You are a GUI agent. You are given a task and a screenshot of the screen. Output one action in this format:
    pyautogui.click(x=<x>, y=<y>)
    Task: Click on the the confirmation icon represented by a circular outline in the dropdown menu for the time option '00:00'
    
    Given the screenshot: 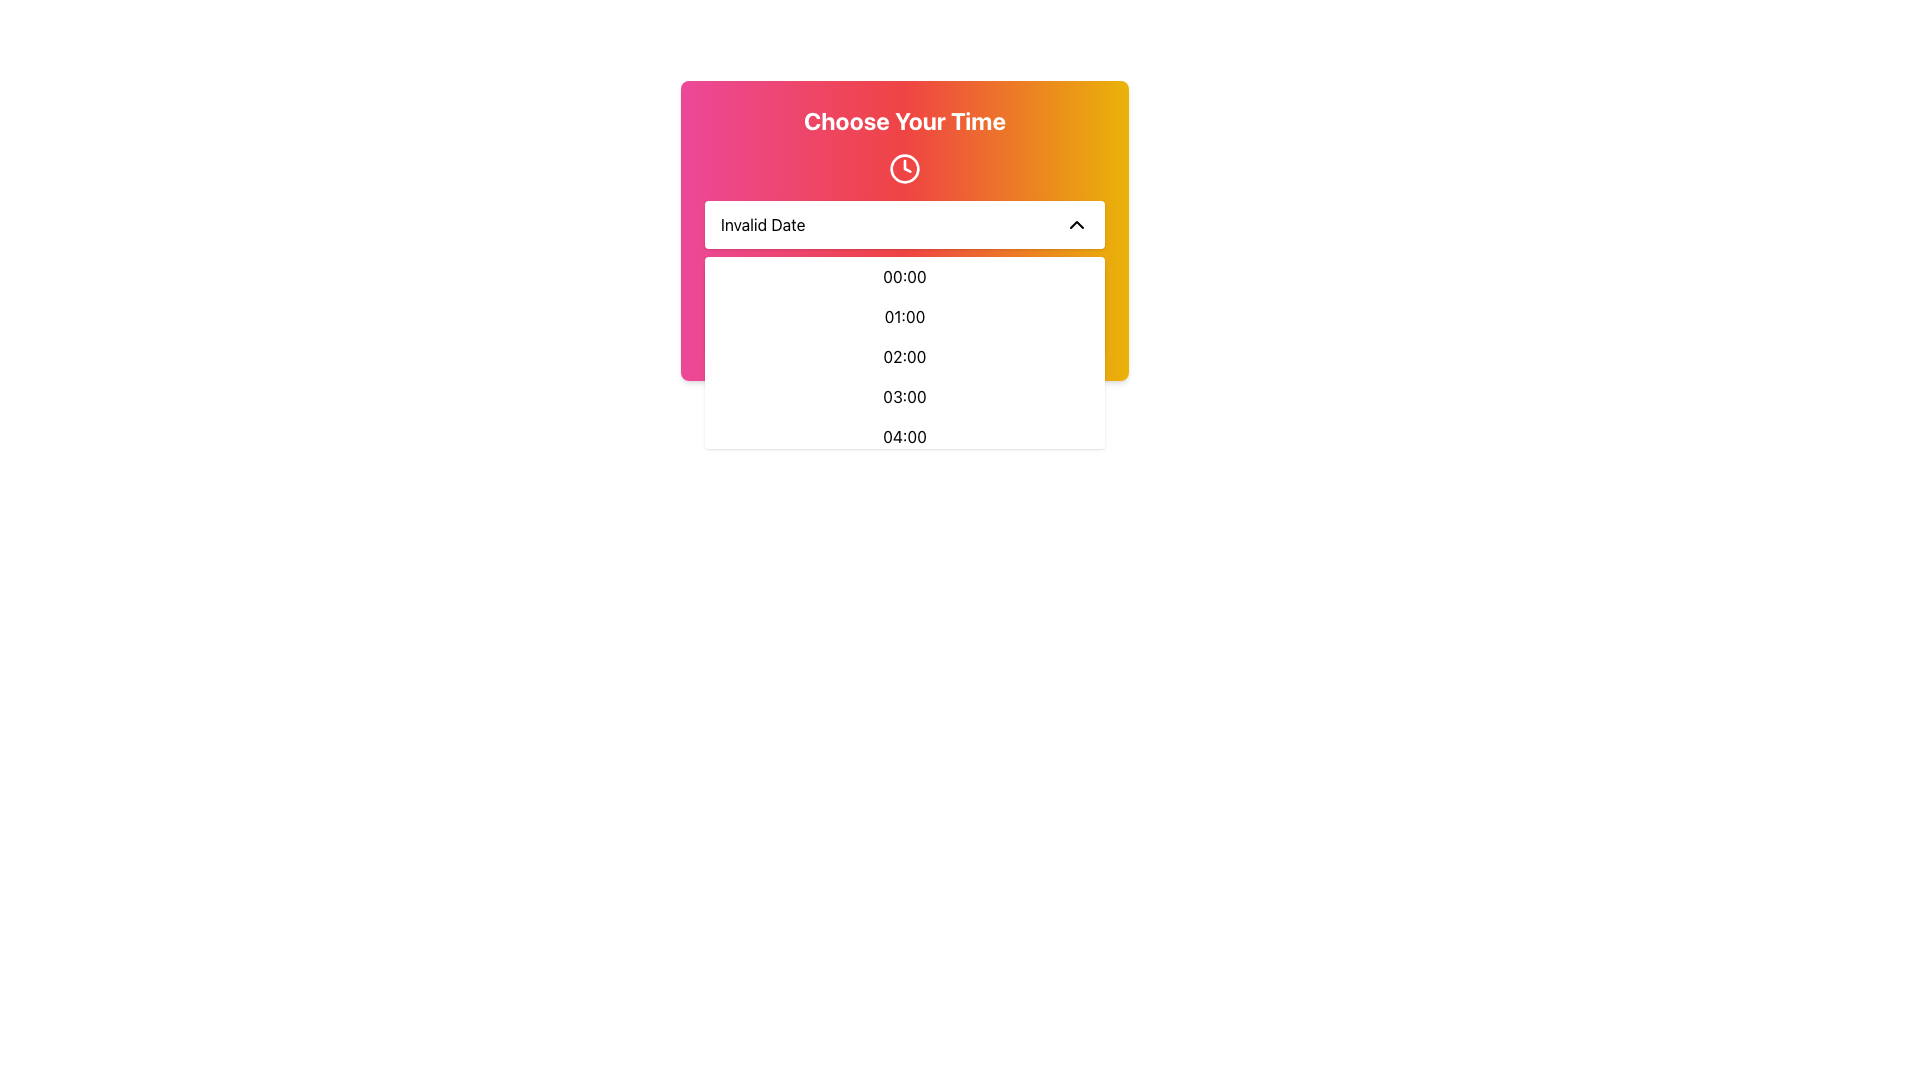 What is the action you would take?
    pyautogui.click(x=904, y=293)
    